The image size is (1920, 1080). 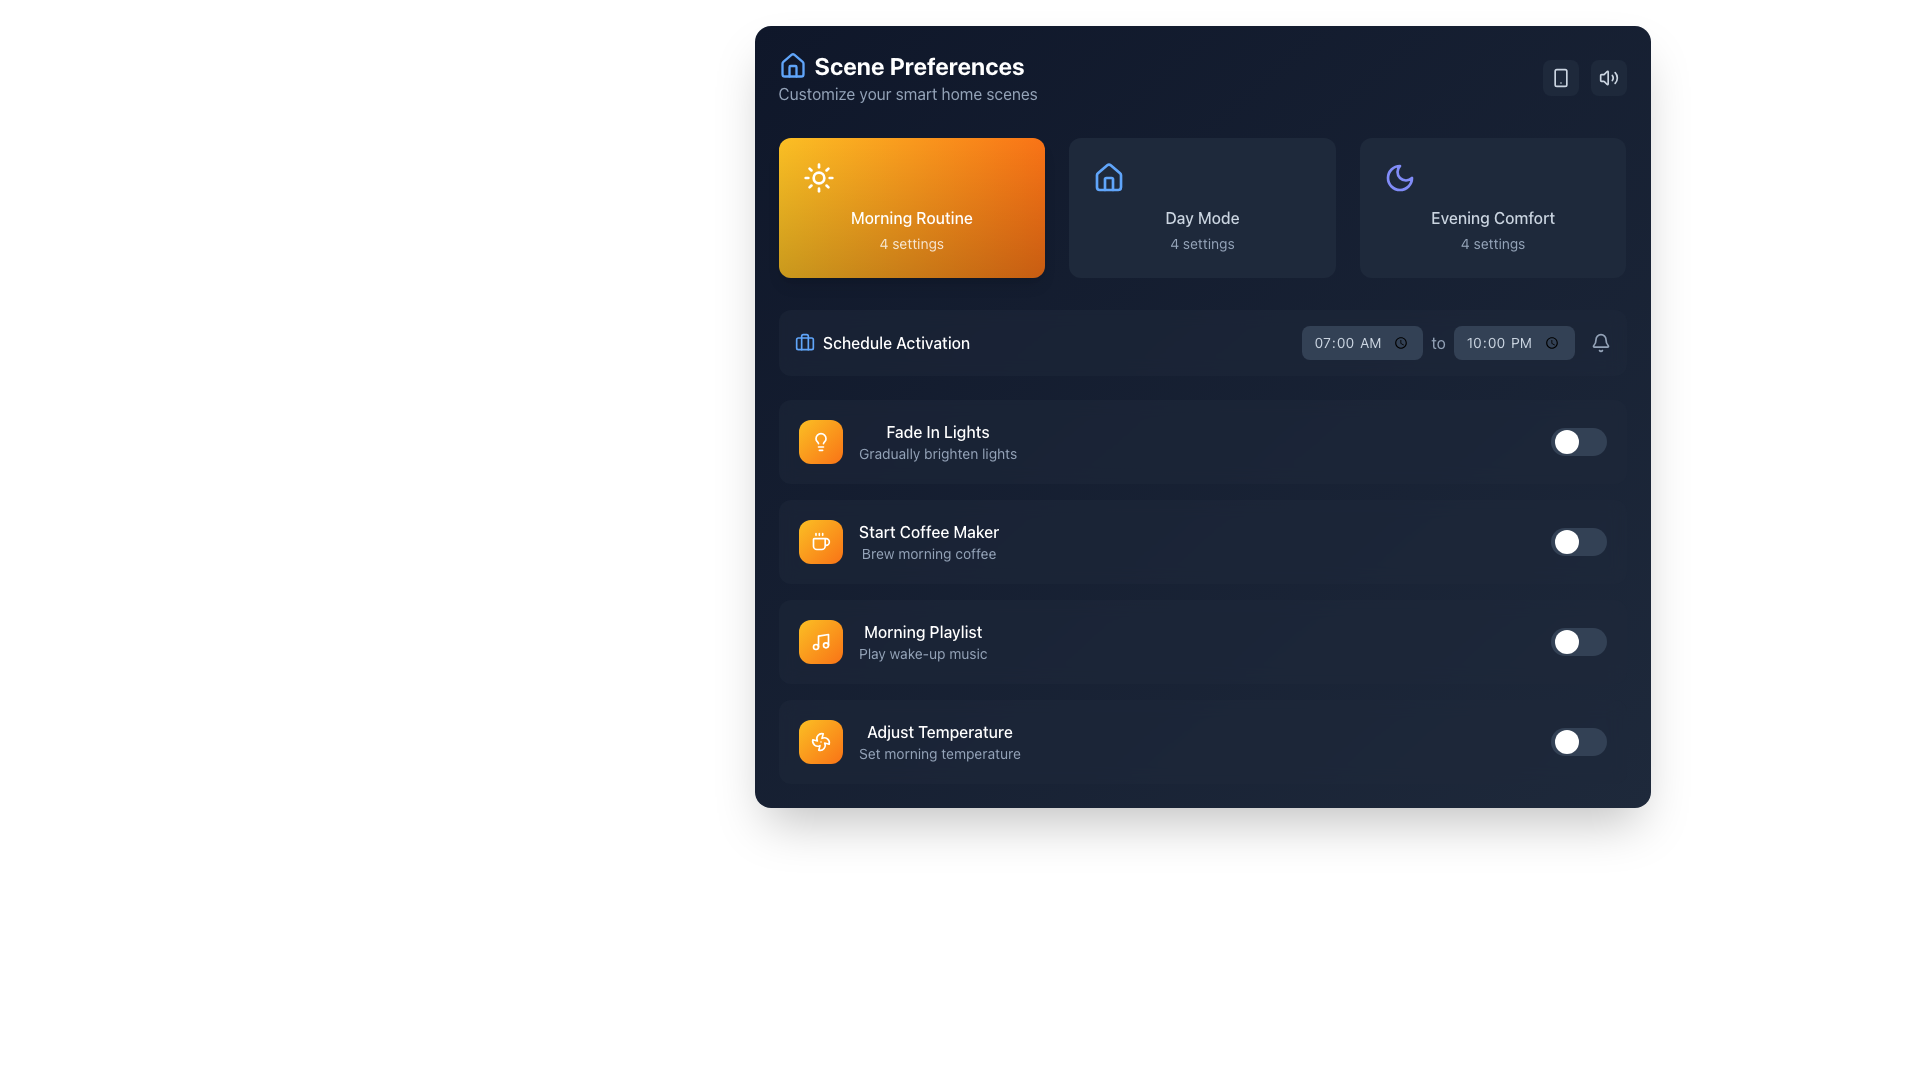 What do you see at coordinates (938, 732) in the screenshot?
I see `the Text Label that describes the control option for adjusting the temperature, which is the main label of the fourth item in the list beneath 'Schedule Activation'` at bounding box center [938, 732].